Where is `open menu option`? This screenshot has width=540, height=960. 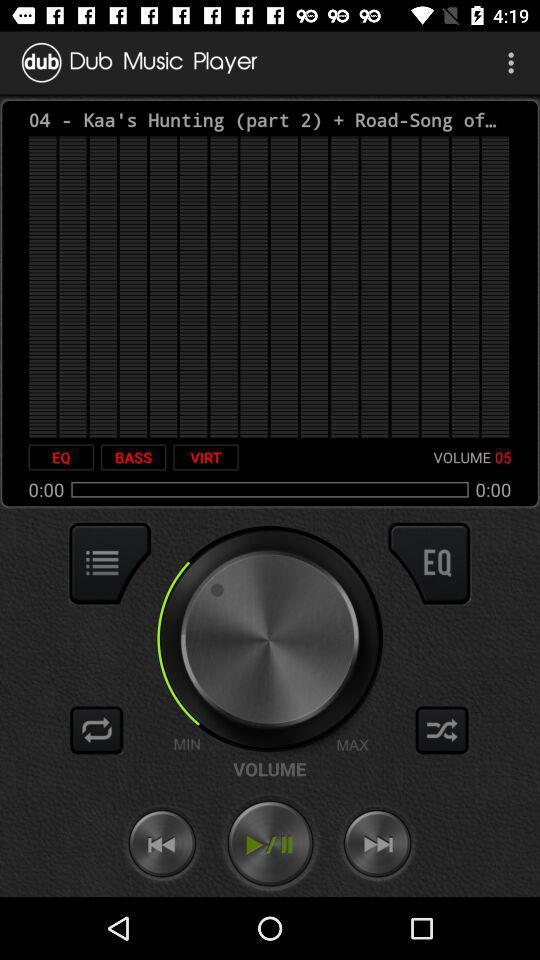 open menu option is located at coordinates (110, 563).